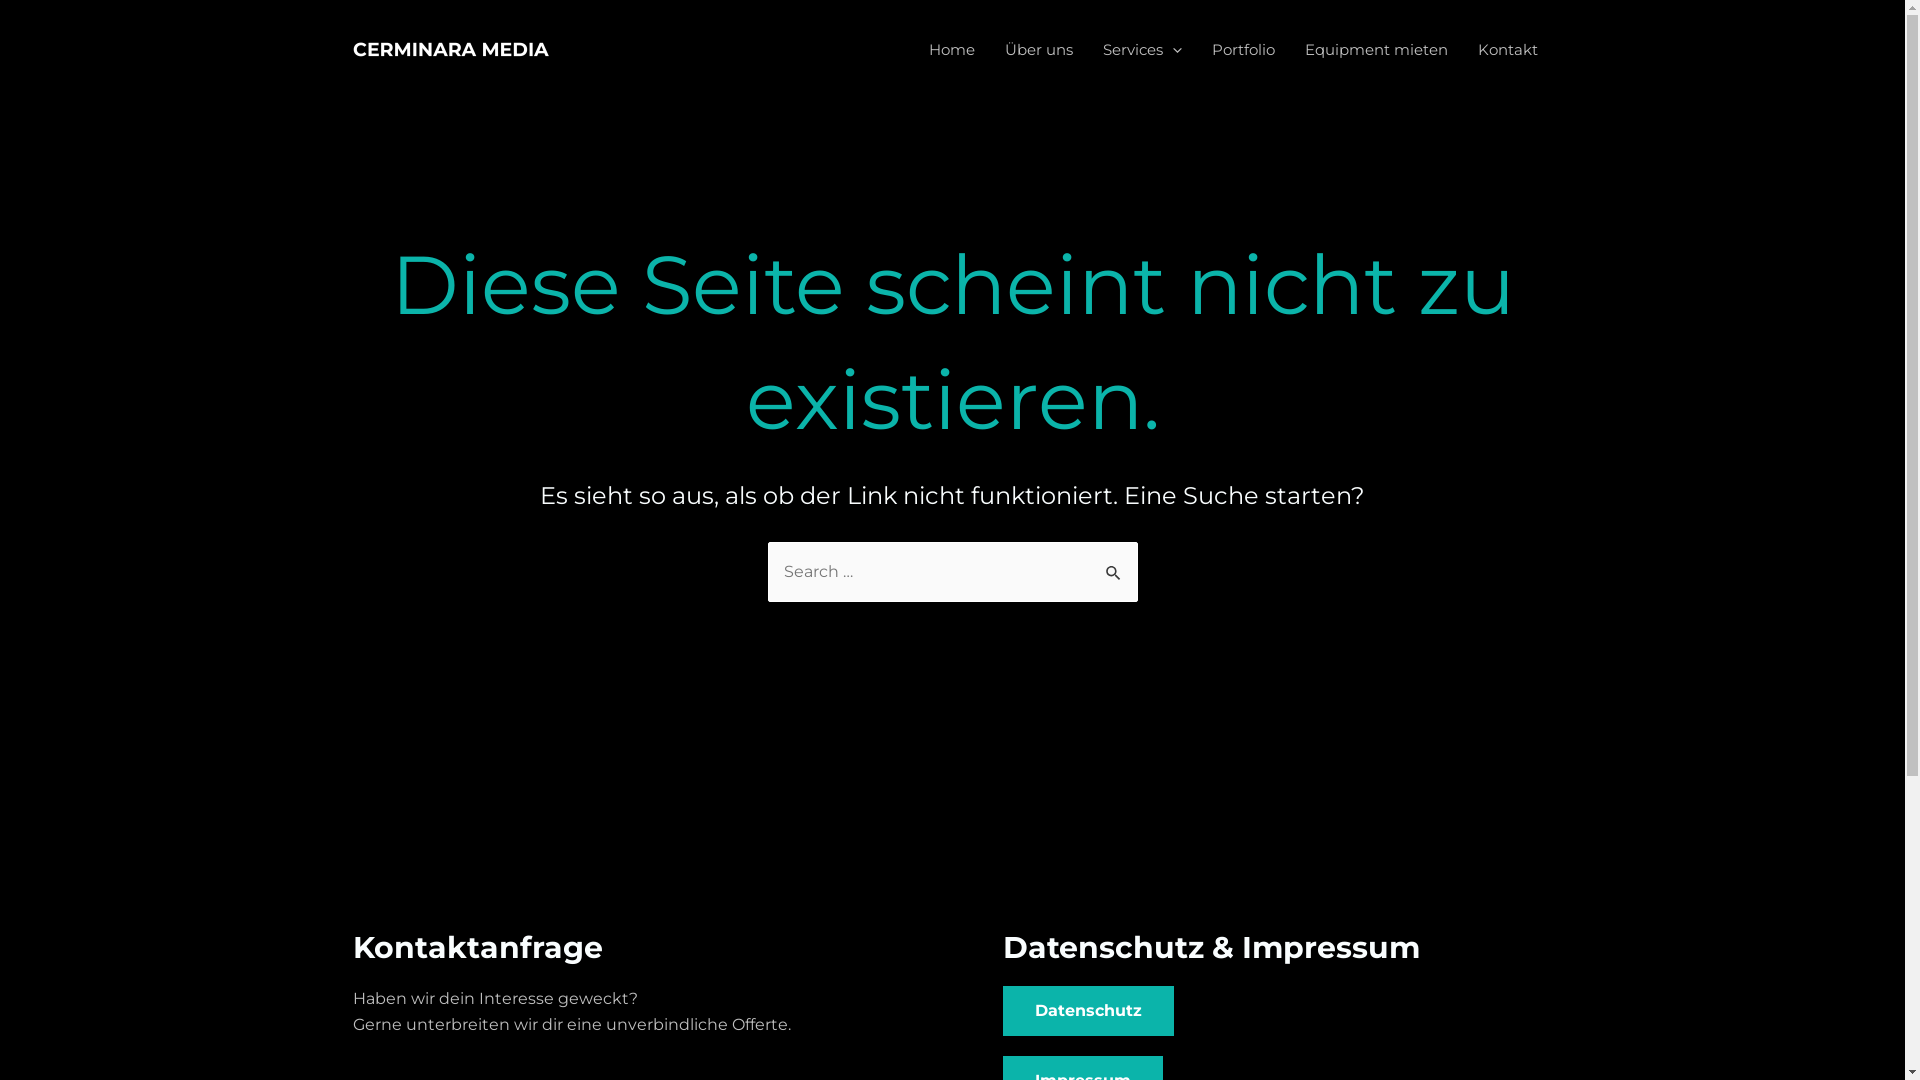 The image size is (1920, 1080). I want to click on 'Kontakt', so click(1507, 49).